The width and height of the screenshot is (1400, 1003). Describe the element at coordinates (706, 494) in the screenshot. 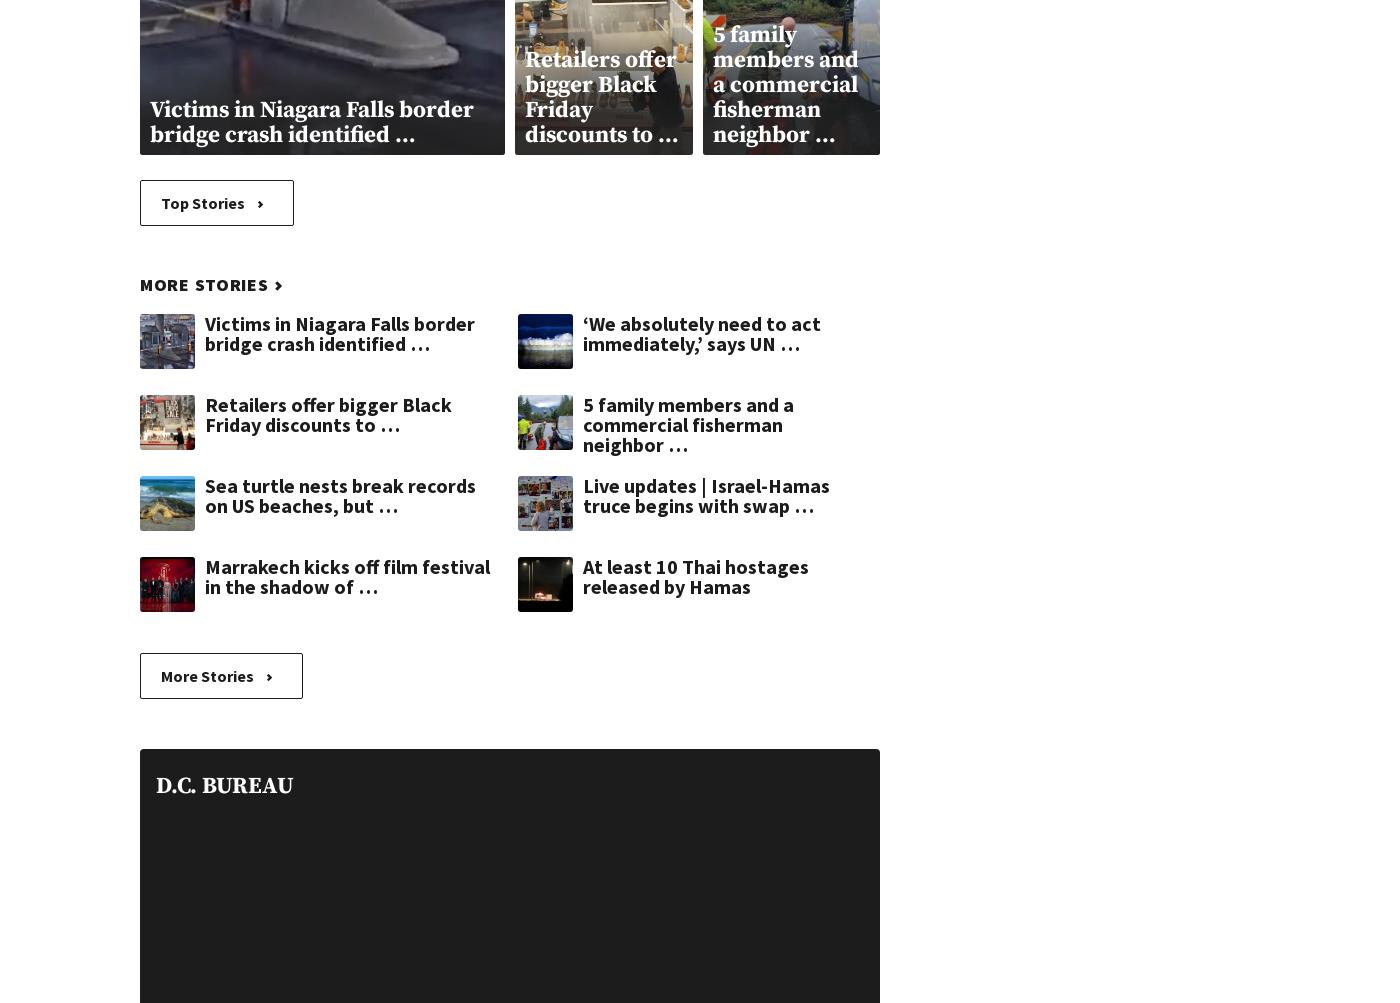

I see `'Live updates | Israel-Hamas truce begins with swap …'` at that location.